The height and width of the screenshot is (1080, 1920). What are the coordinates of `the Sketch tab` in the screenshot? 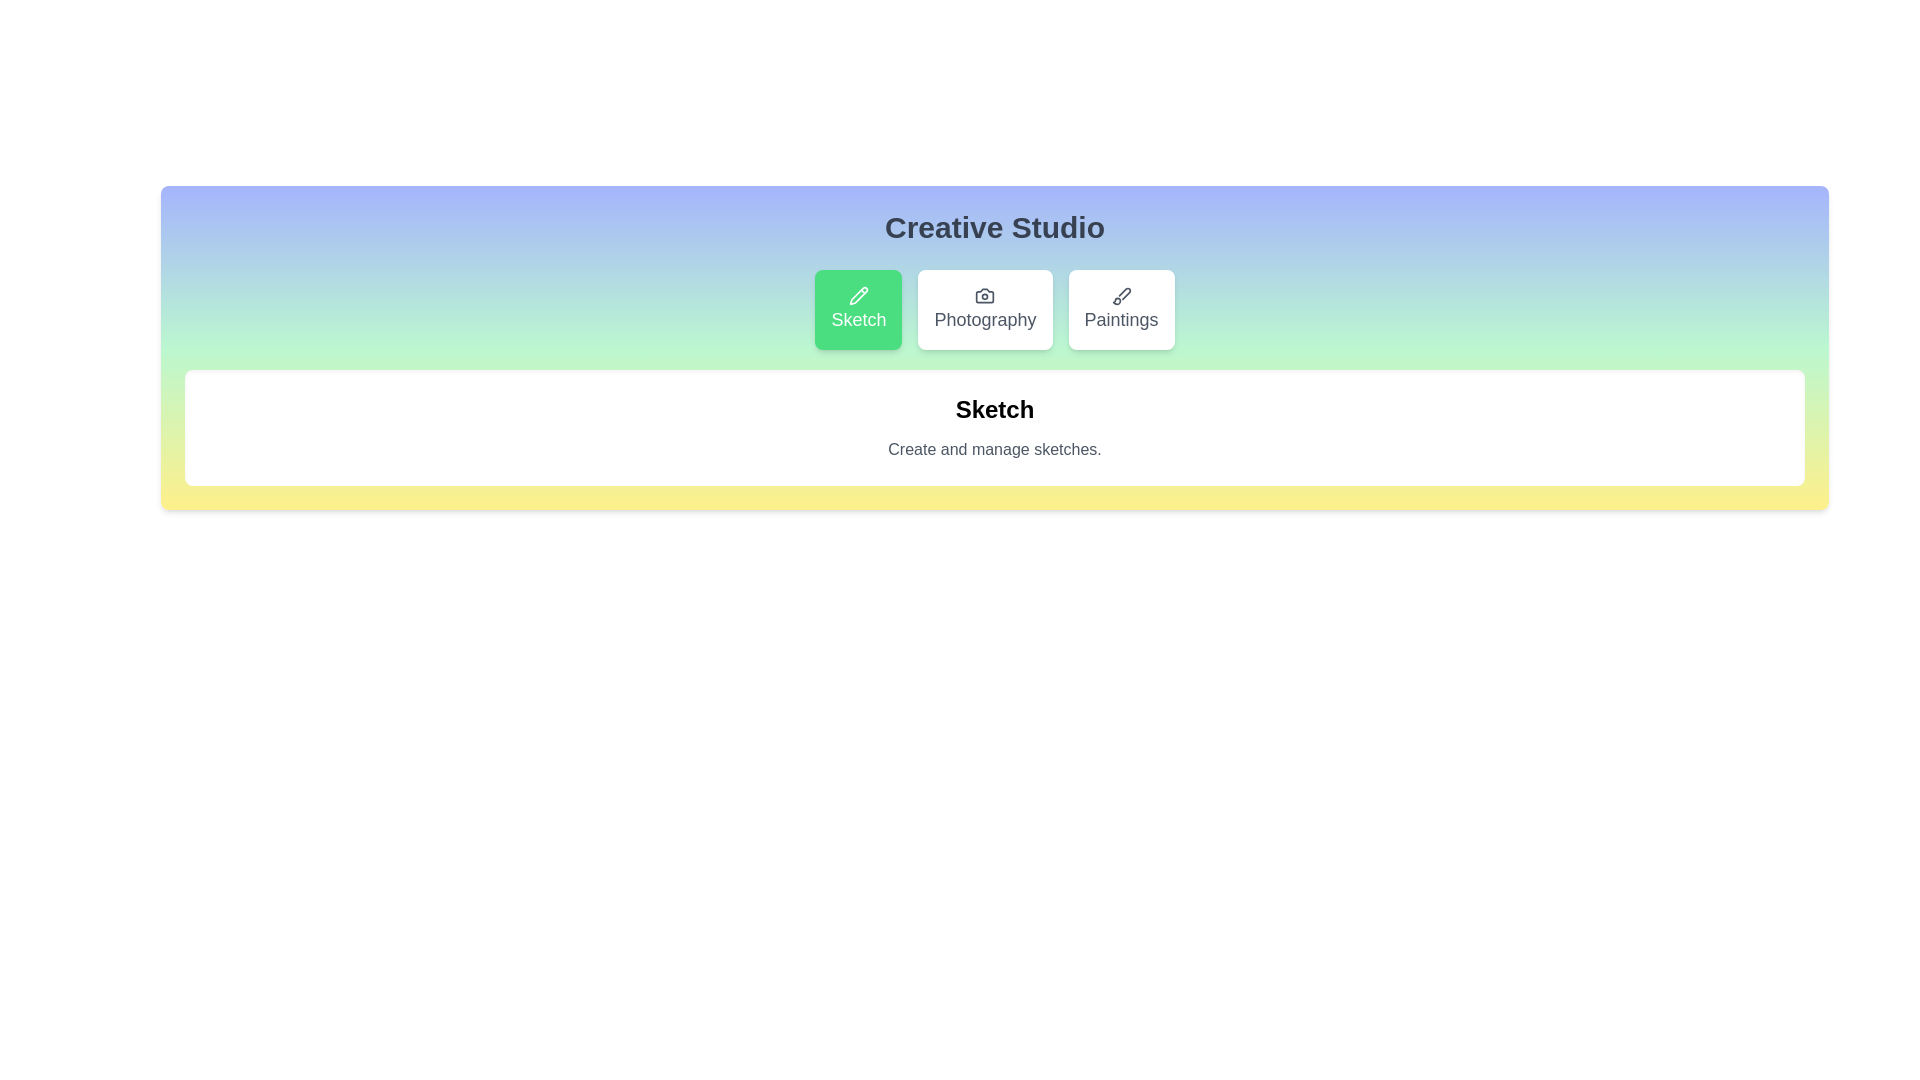 It's located at (859, 309).